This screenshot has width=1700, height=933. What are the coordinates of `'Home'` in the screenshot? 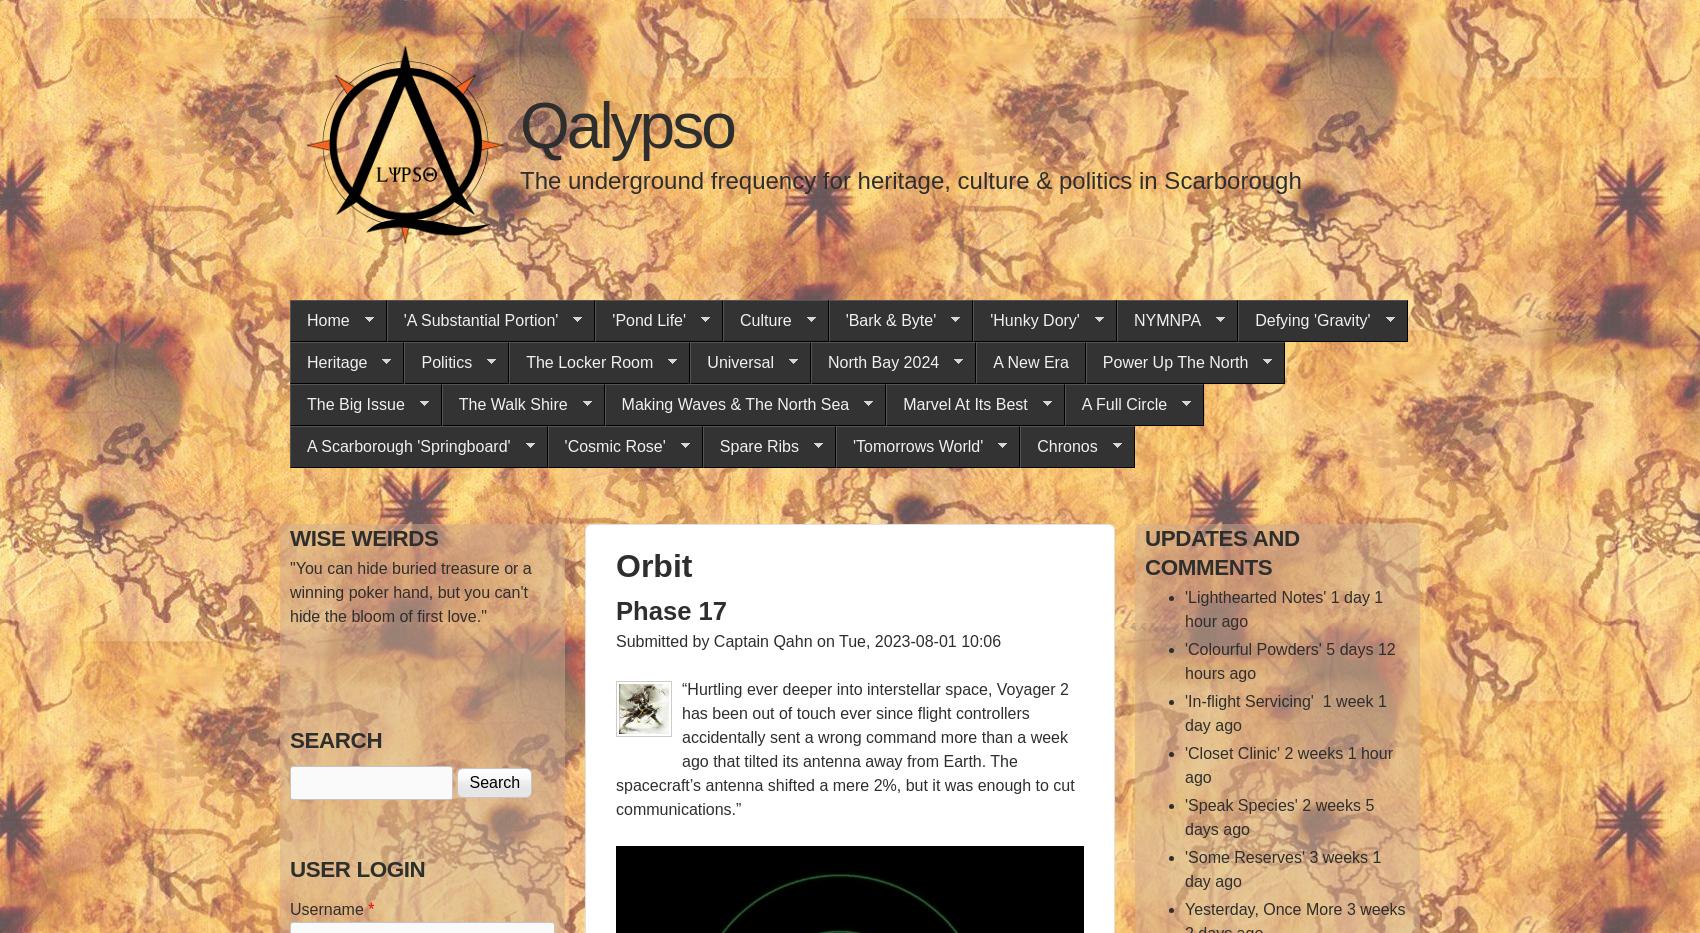 It's located at (326, 319).